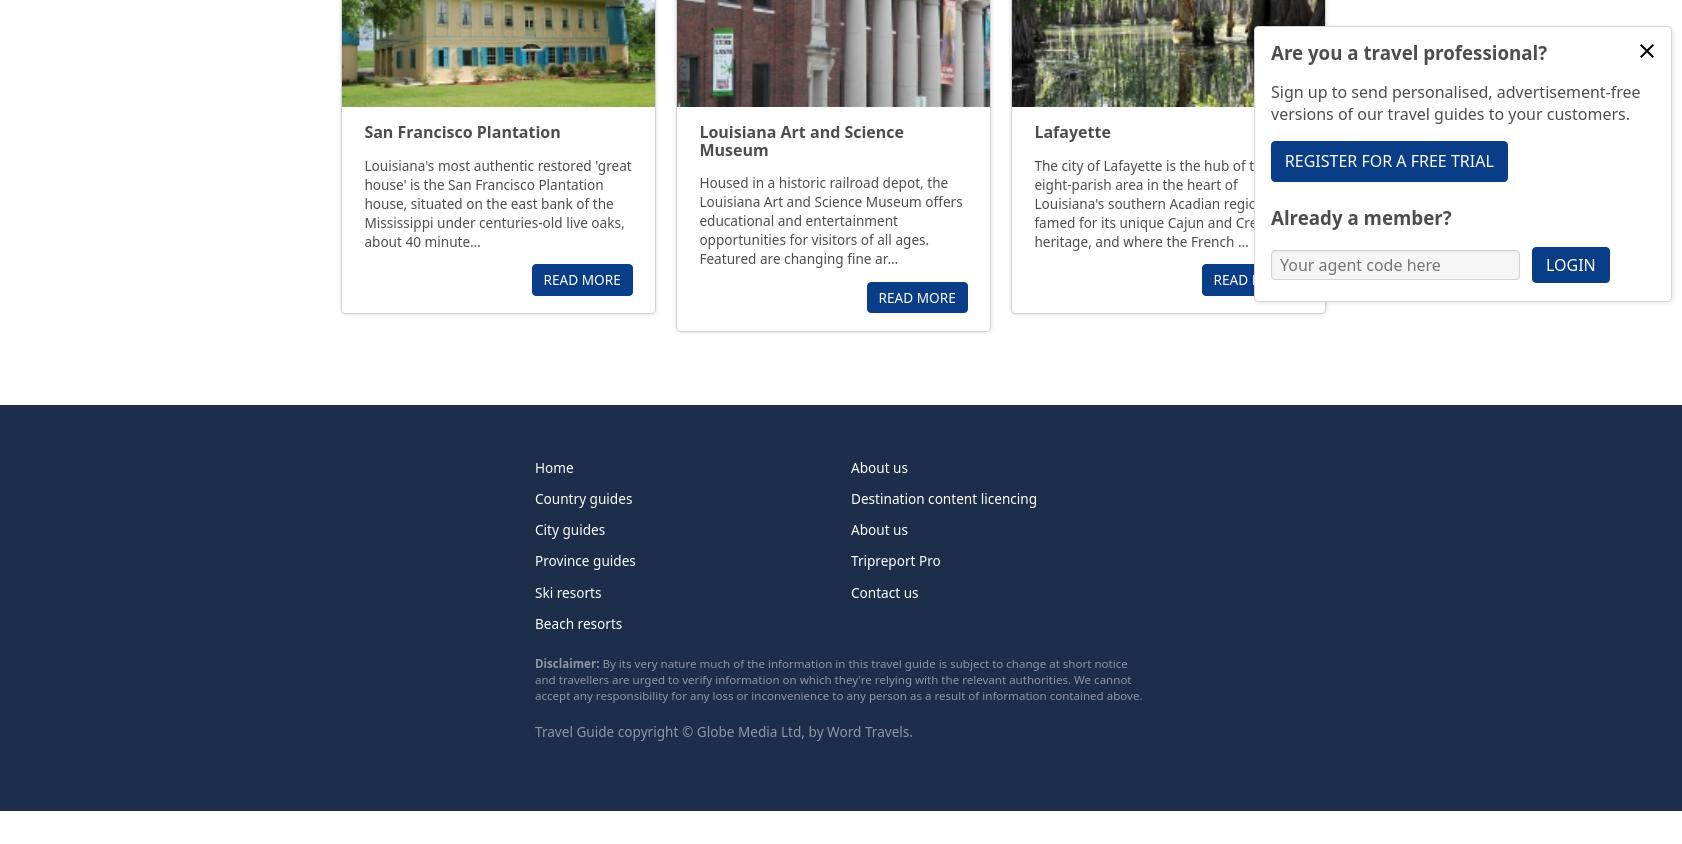 Image resolution: width=1682 pixels, height=844 pixels. Describe the element at coordinates (942, 496) in the screenshot. I see `'Destination content licencing'` at that location.